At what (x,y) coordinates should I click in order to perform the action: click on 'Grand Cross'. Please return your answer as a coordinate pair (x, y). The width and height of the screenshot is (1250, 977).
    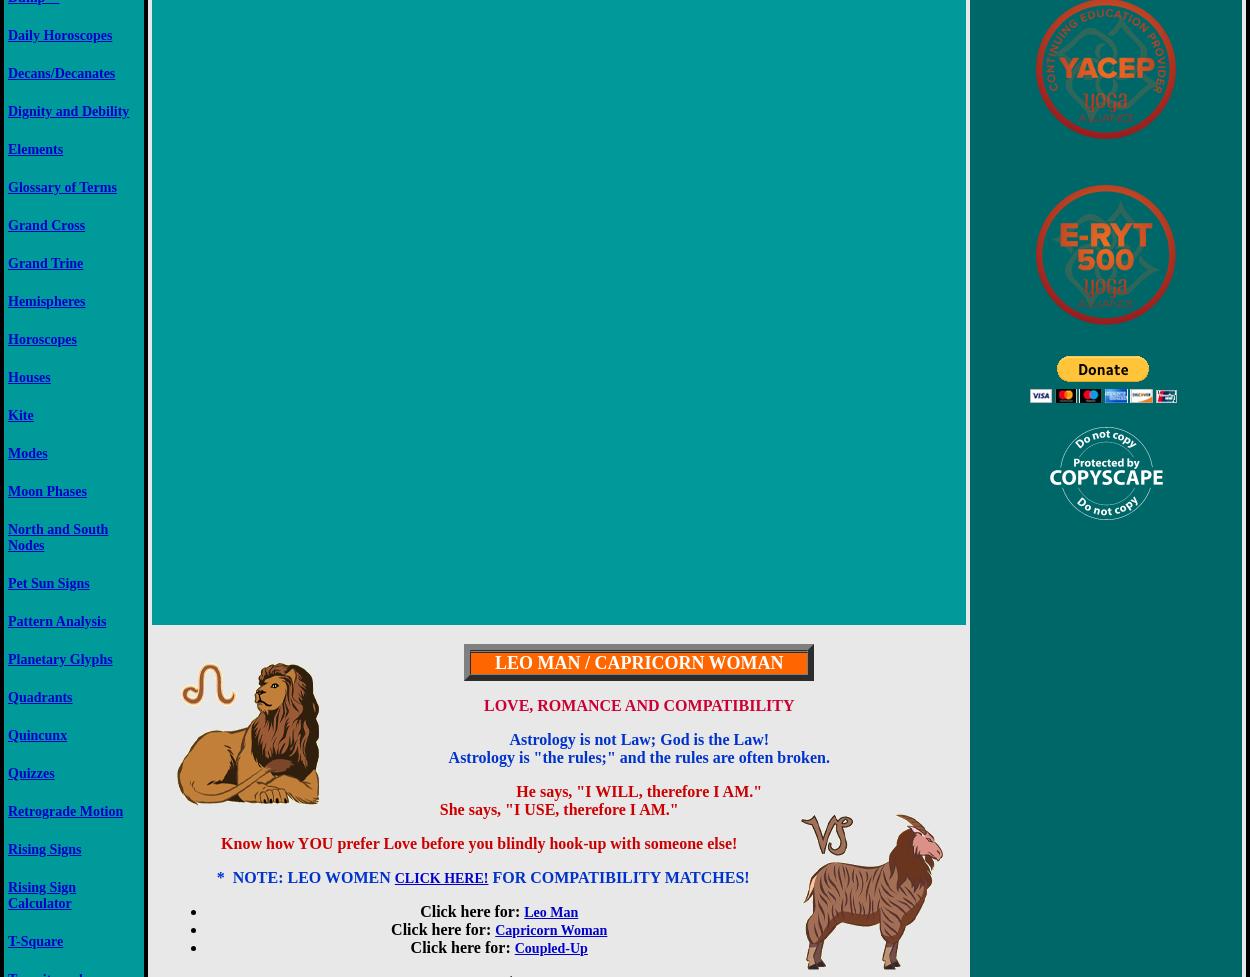
    Looking at the image, I should click on (46, 223).